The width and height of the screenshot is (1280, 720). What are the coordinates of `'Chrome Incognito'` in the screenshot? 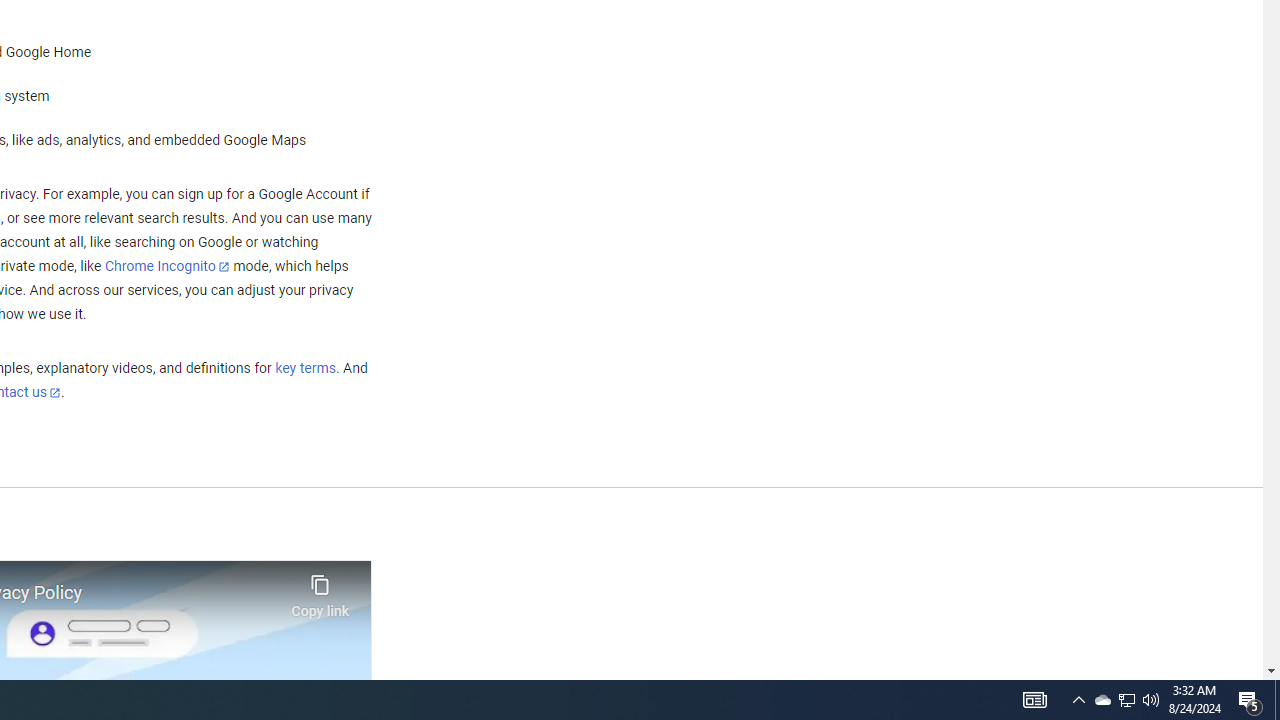 It's located at (167, 265).